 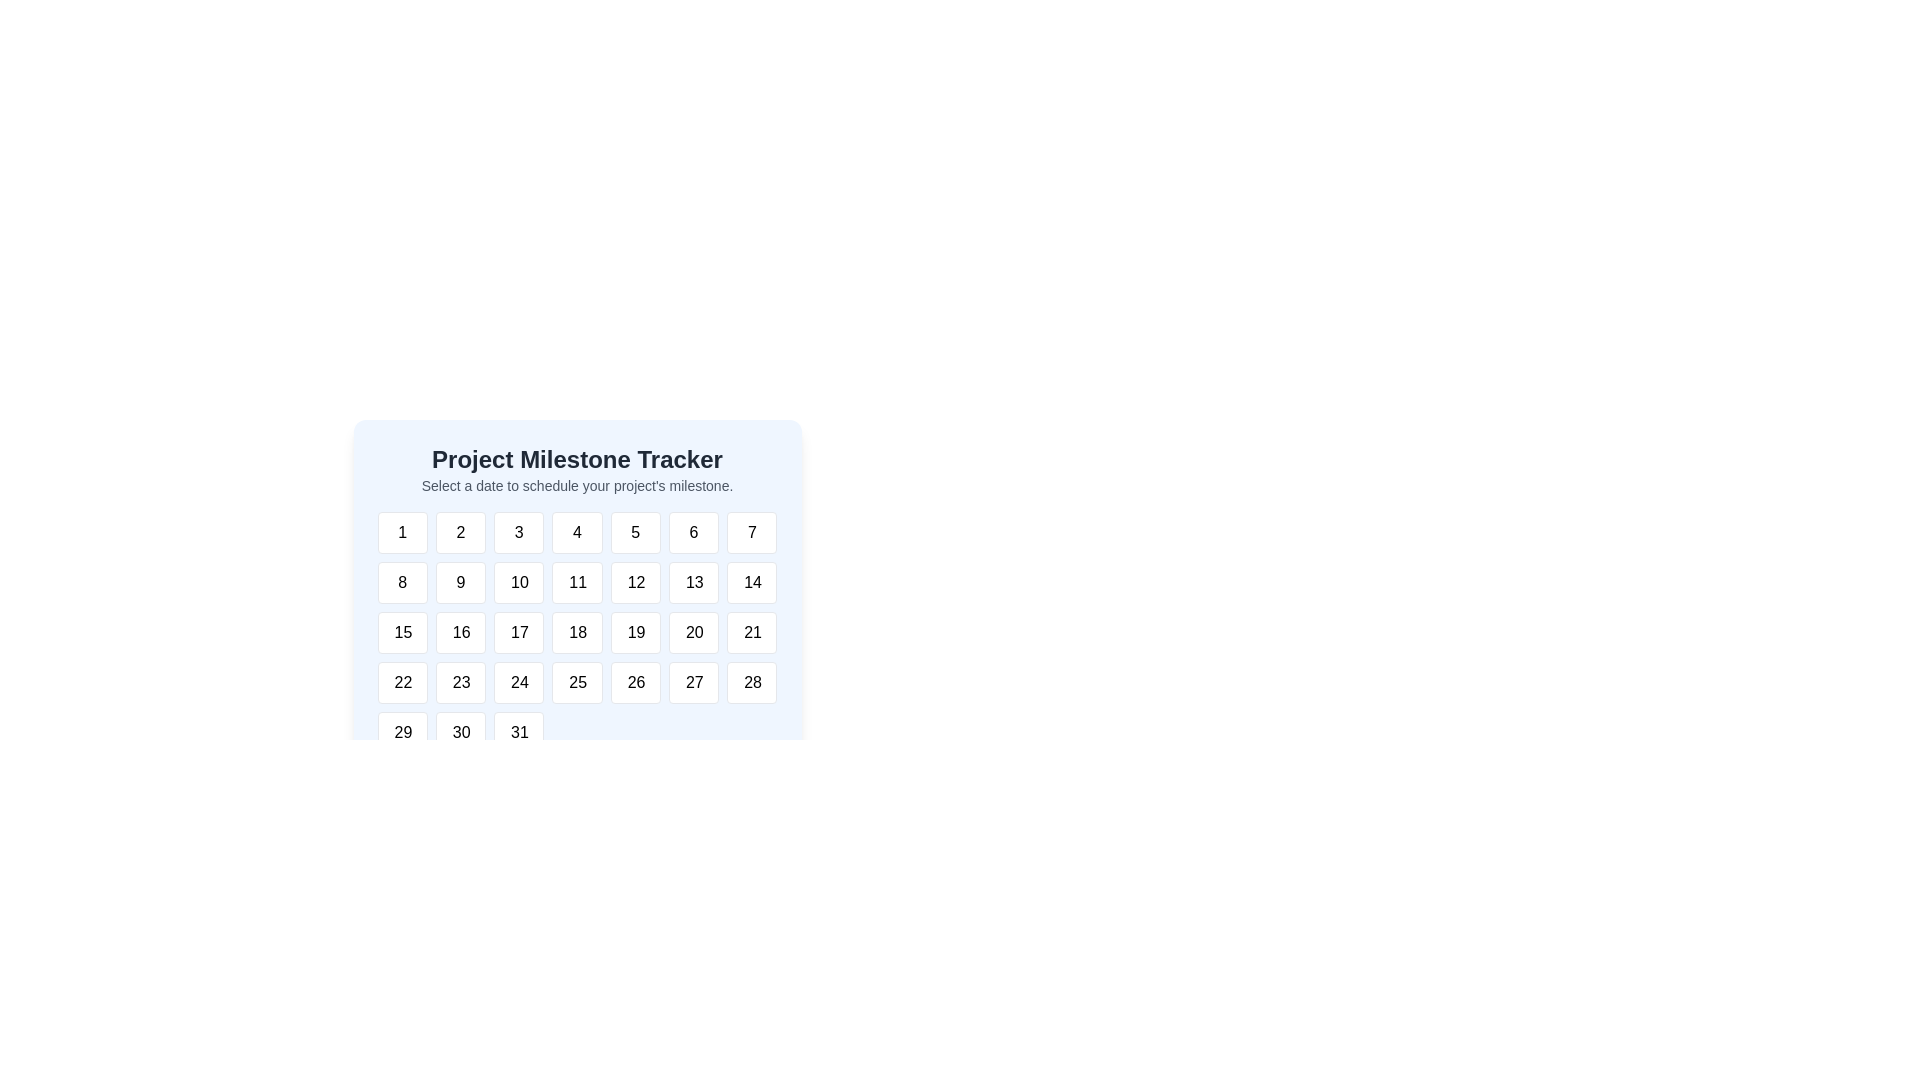 I want to click on the square button with the text '31' in the bottom-right corner of the calendar grid to change its styling, so click(x=519, y=732).